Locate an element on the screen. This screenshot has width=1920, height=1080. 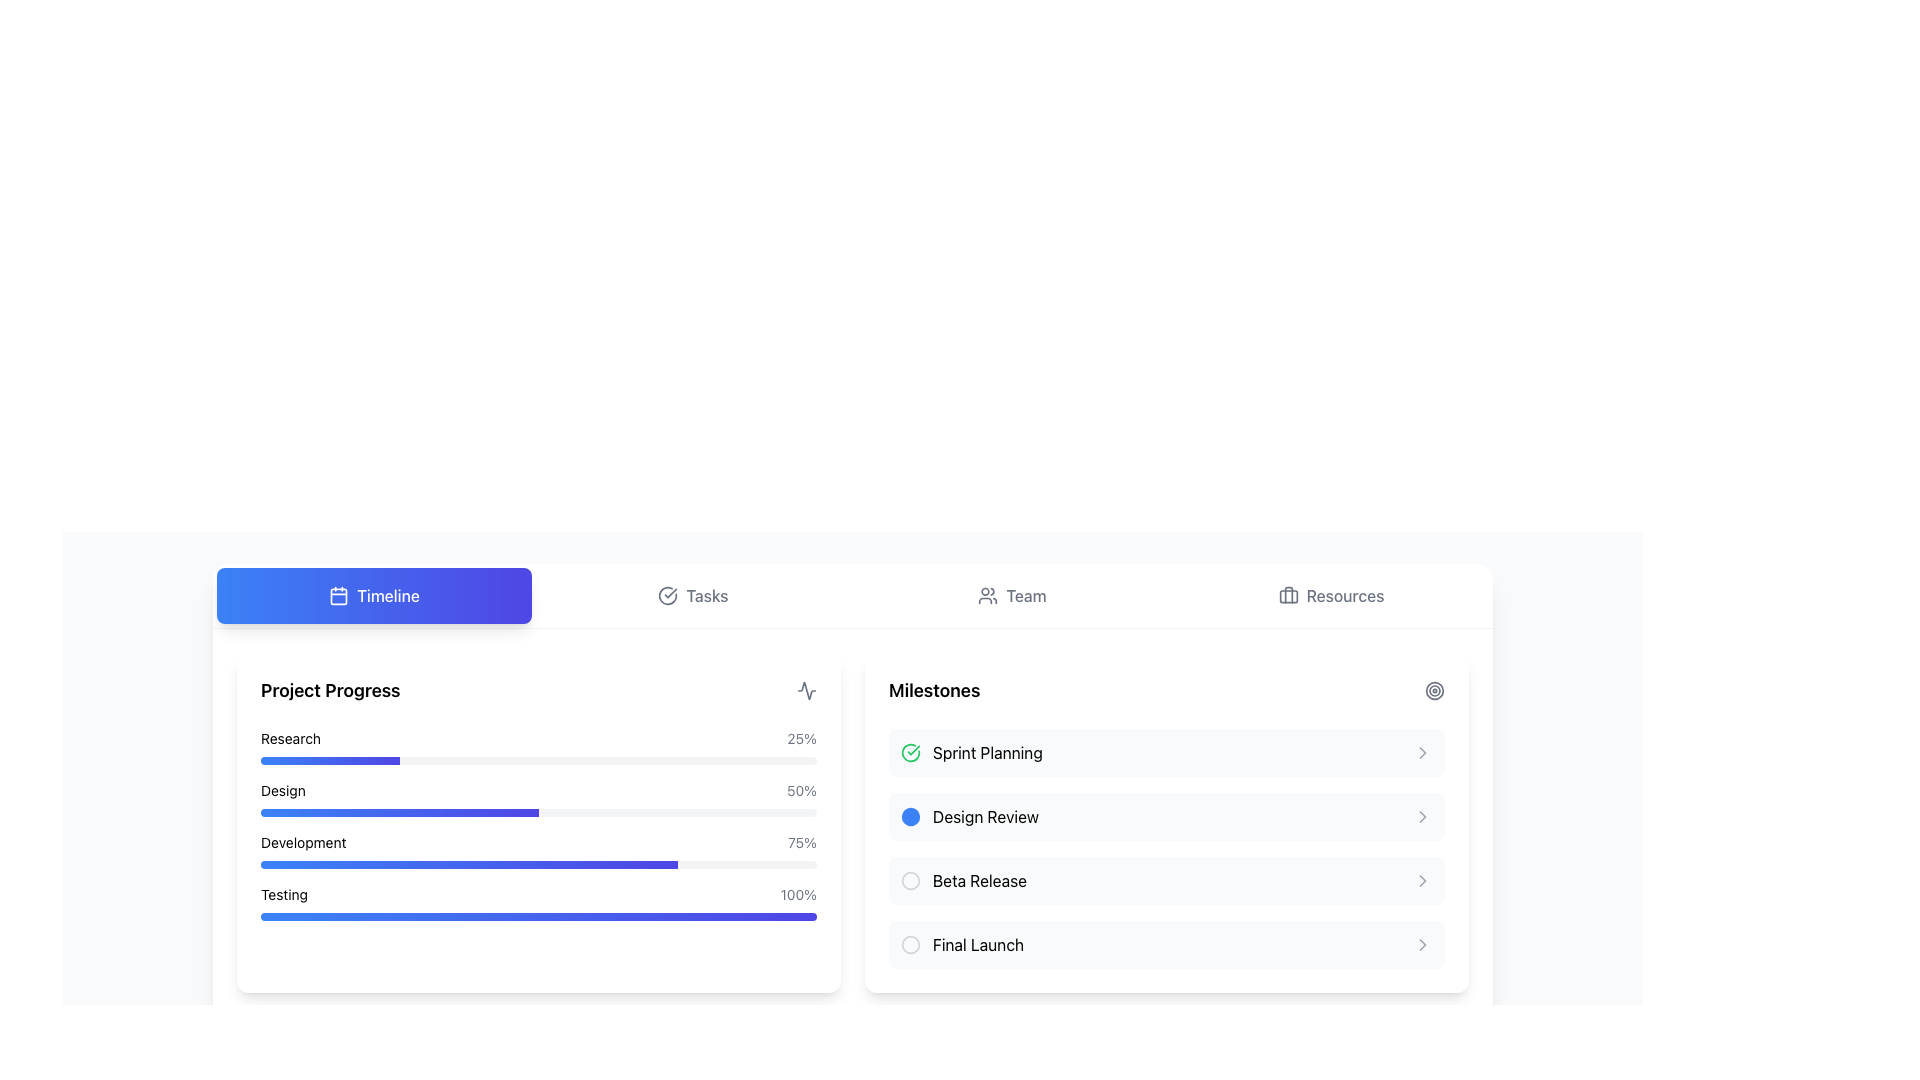
the Text label indicating the completion percentage of the 'Research' task in the Project Progress section is located at coordinates (802, 739).